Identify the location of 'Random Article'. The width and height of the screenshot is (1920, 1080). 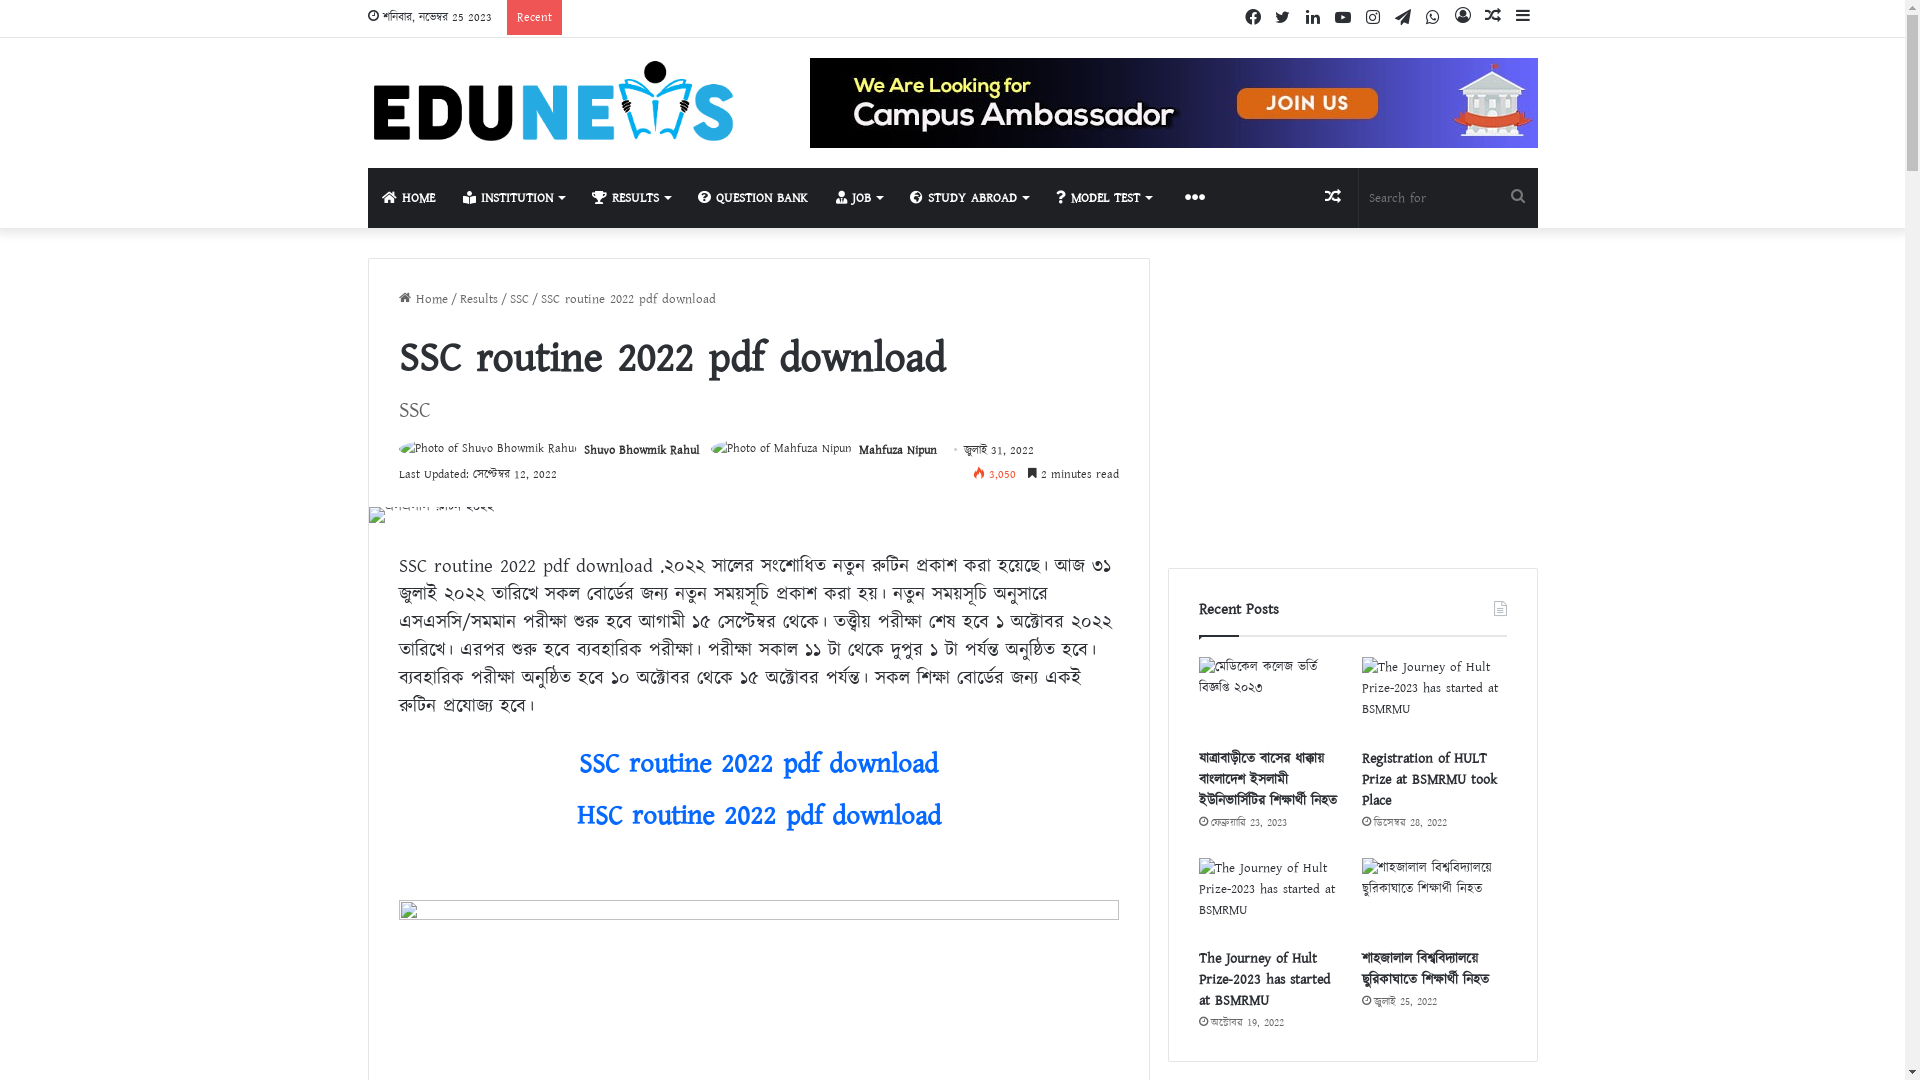
(1318, 197).